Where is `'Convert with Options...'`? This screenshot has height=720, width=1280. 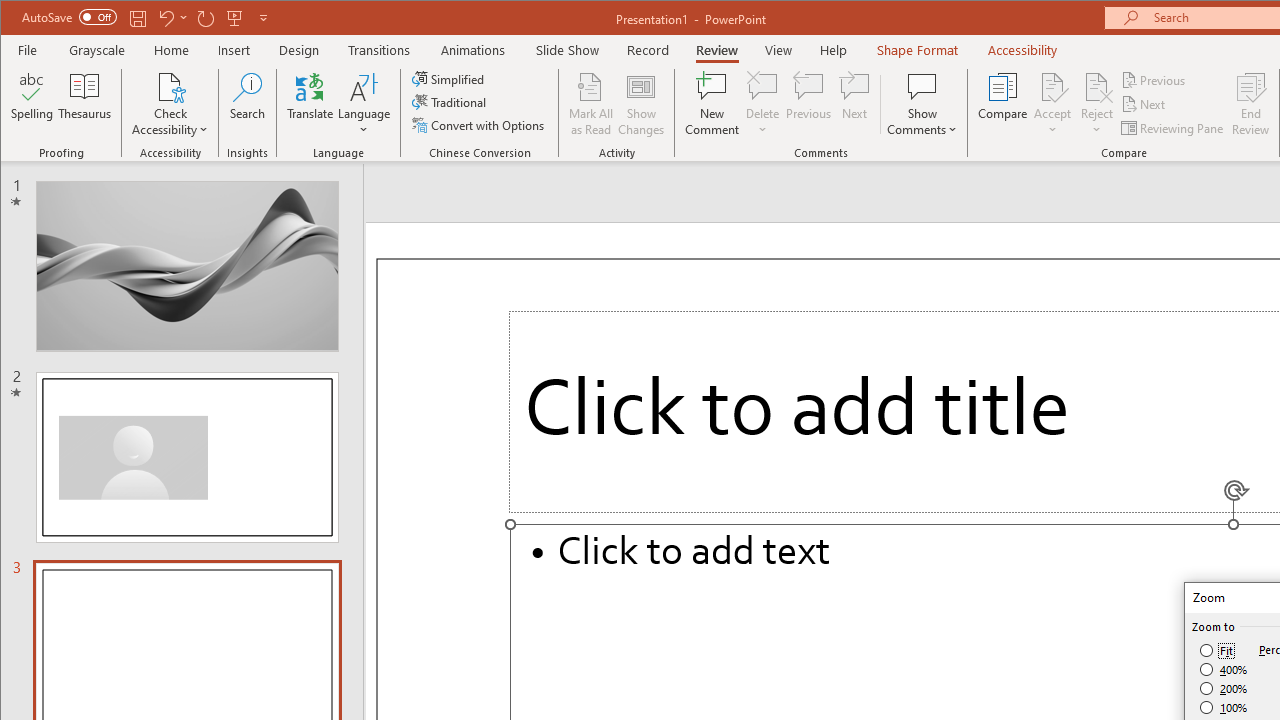
'Convert with Options...' is located at coordinates (480, 125).